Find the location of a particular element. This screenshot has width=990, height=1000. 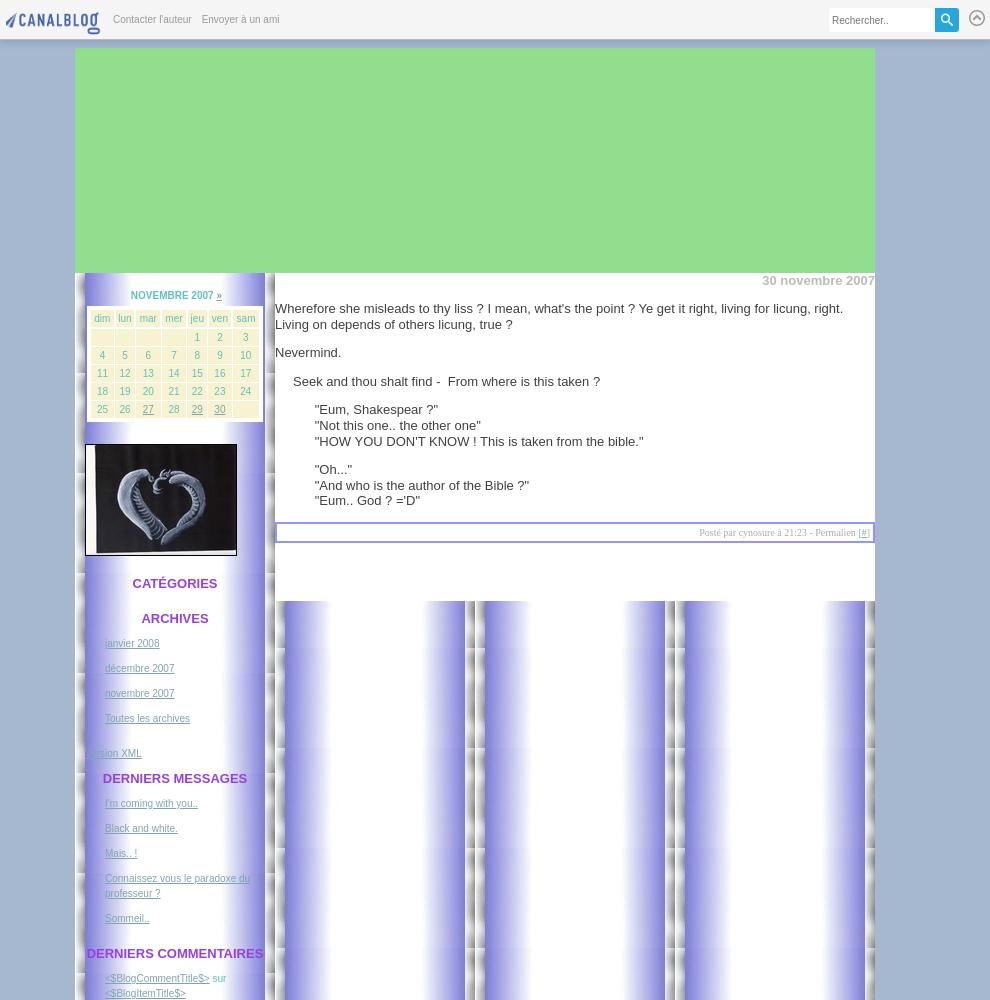

'9' is located at coordinates (218, 354).